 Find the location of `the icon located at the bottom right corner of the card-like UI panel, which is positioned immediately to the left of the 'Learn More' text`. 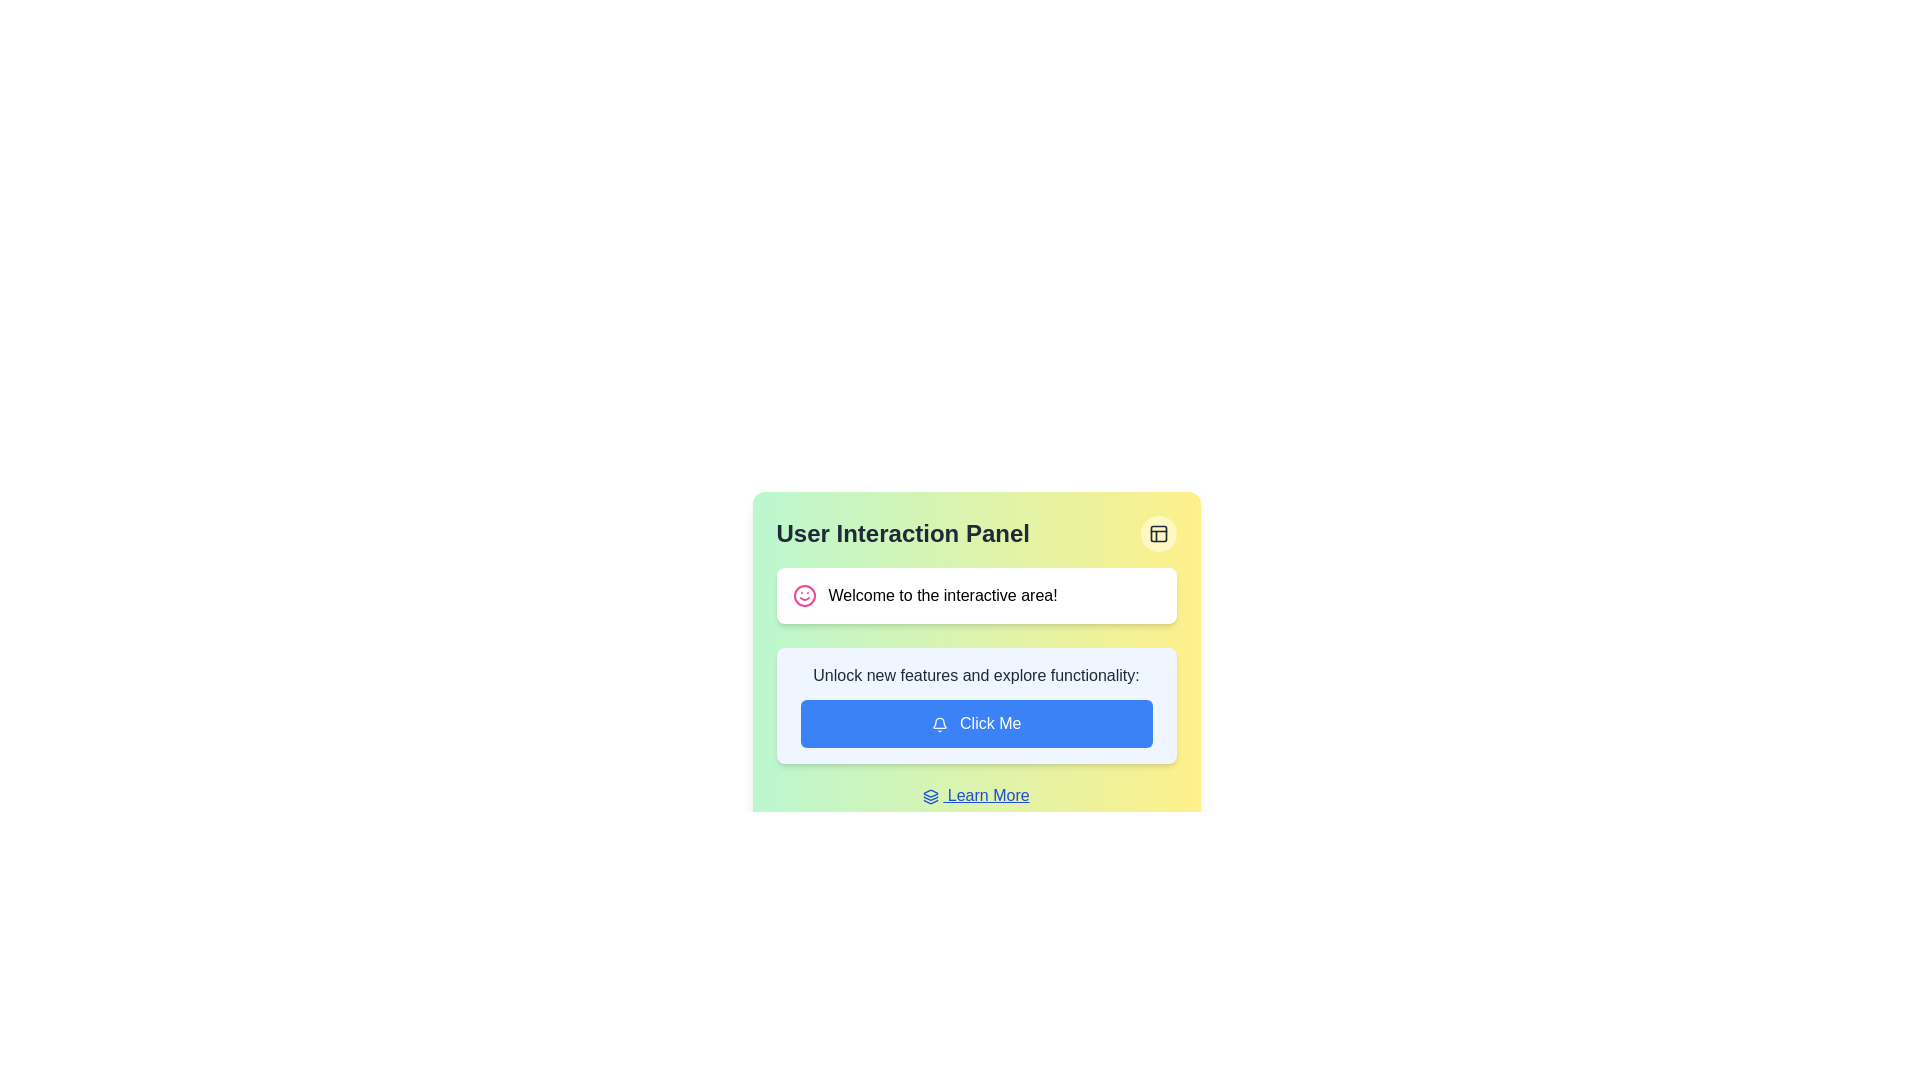

the icon located at the bottom right corner of the card-like UI panel, which is positioned immediately to the left of the 'Learn More' text is located at coordinates (930, 795).